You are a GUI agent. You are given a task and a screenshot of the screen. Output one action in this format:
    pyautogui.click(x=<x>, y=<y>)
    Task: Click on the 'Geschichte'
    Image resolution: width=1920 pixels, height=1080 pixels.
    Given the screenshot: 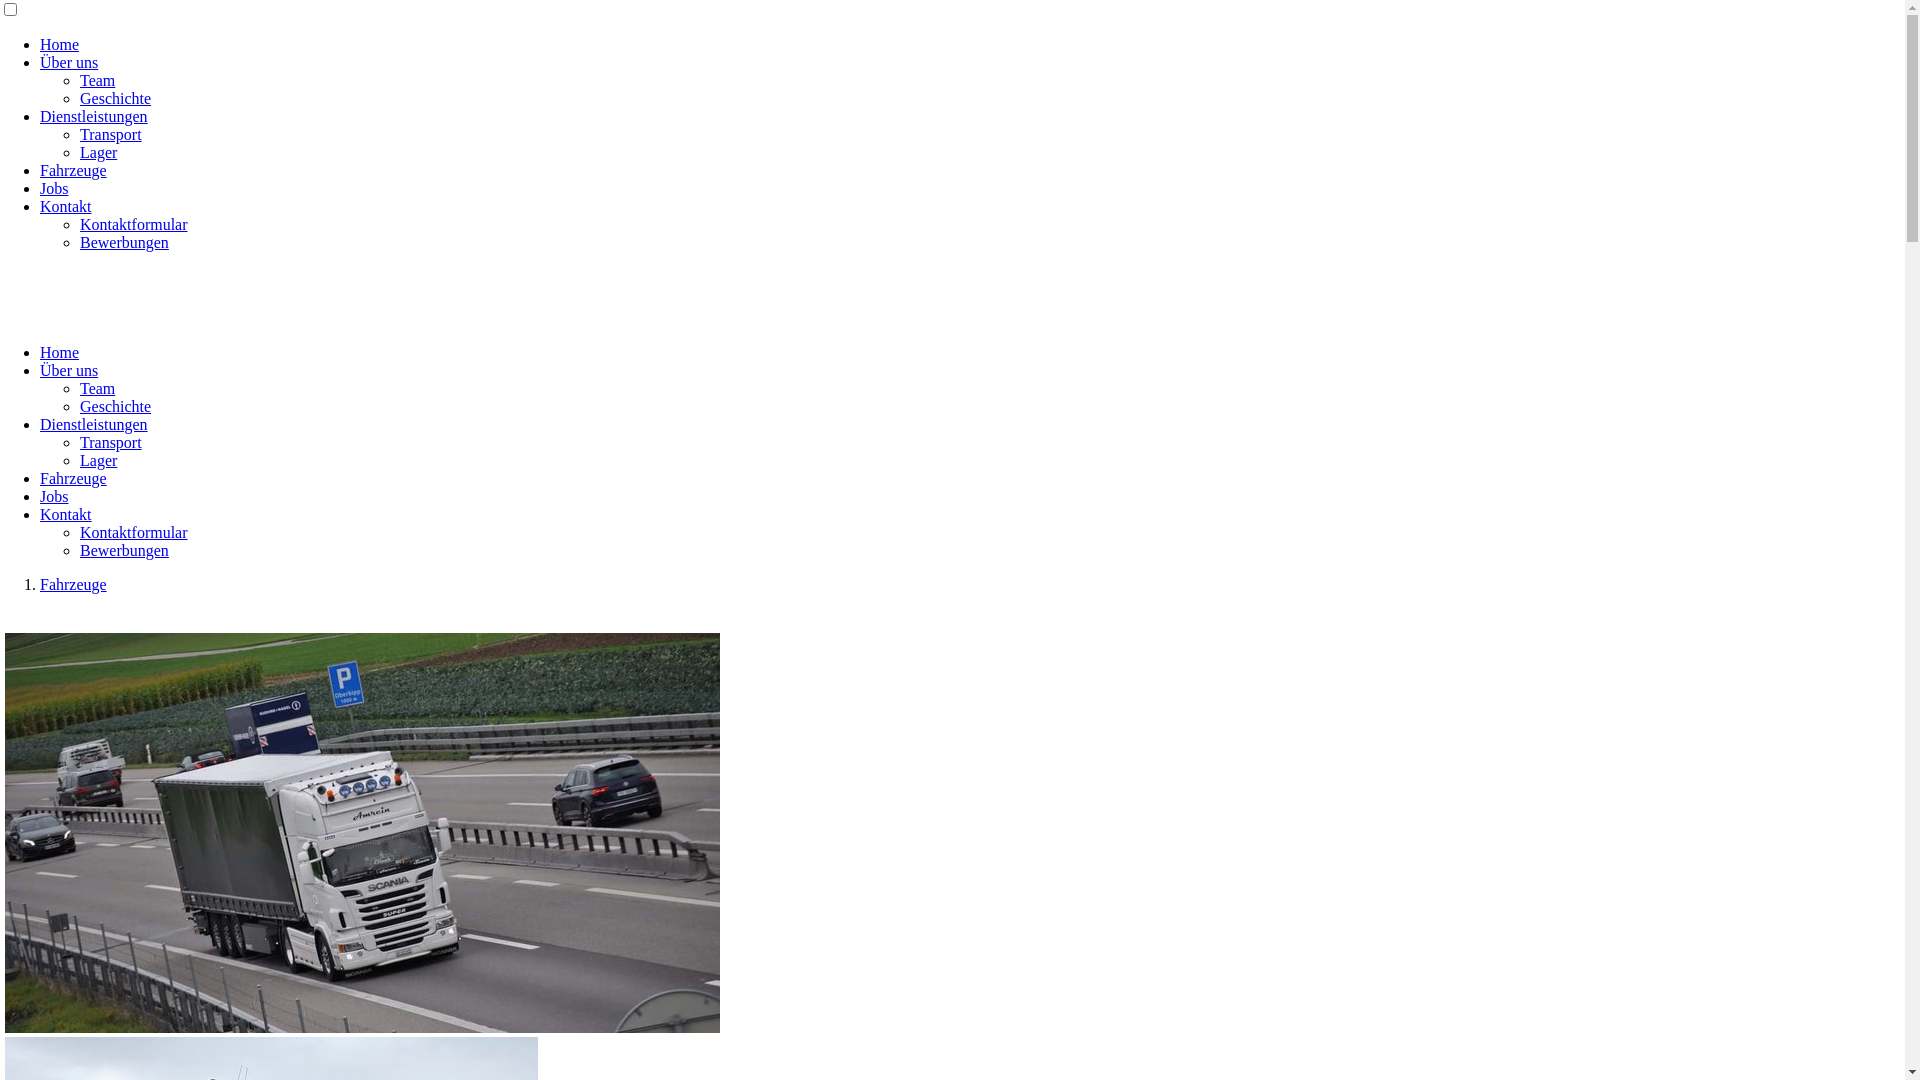 What is the action you would take?
    pyautogui.click(x=114, y=98)
    